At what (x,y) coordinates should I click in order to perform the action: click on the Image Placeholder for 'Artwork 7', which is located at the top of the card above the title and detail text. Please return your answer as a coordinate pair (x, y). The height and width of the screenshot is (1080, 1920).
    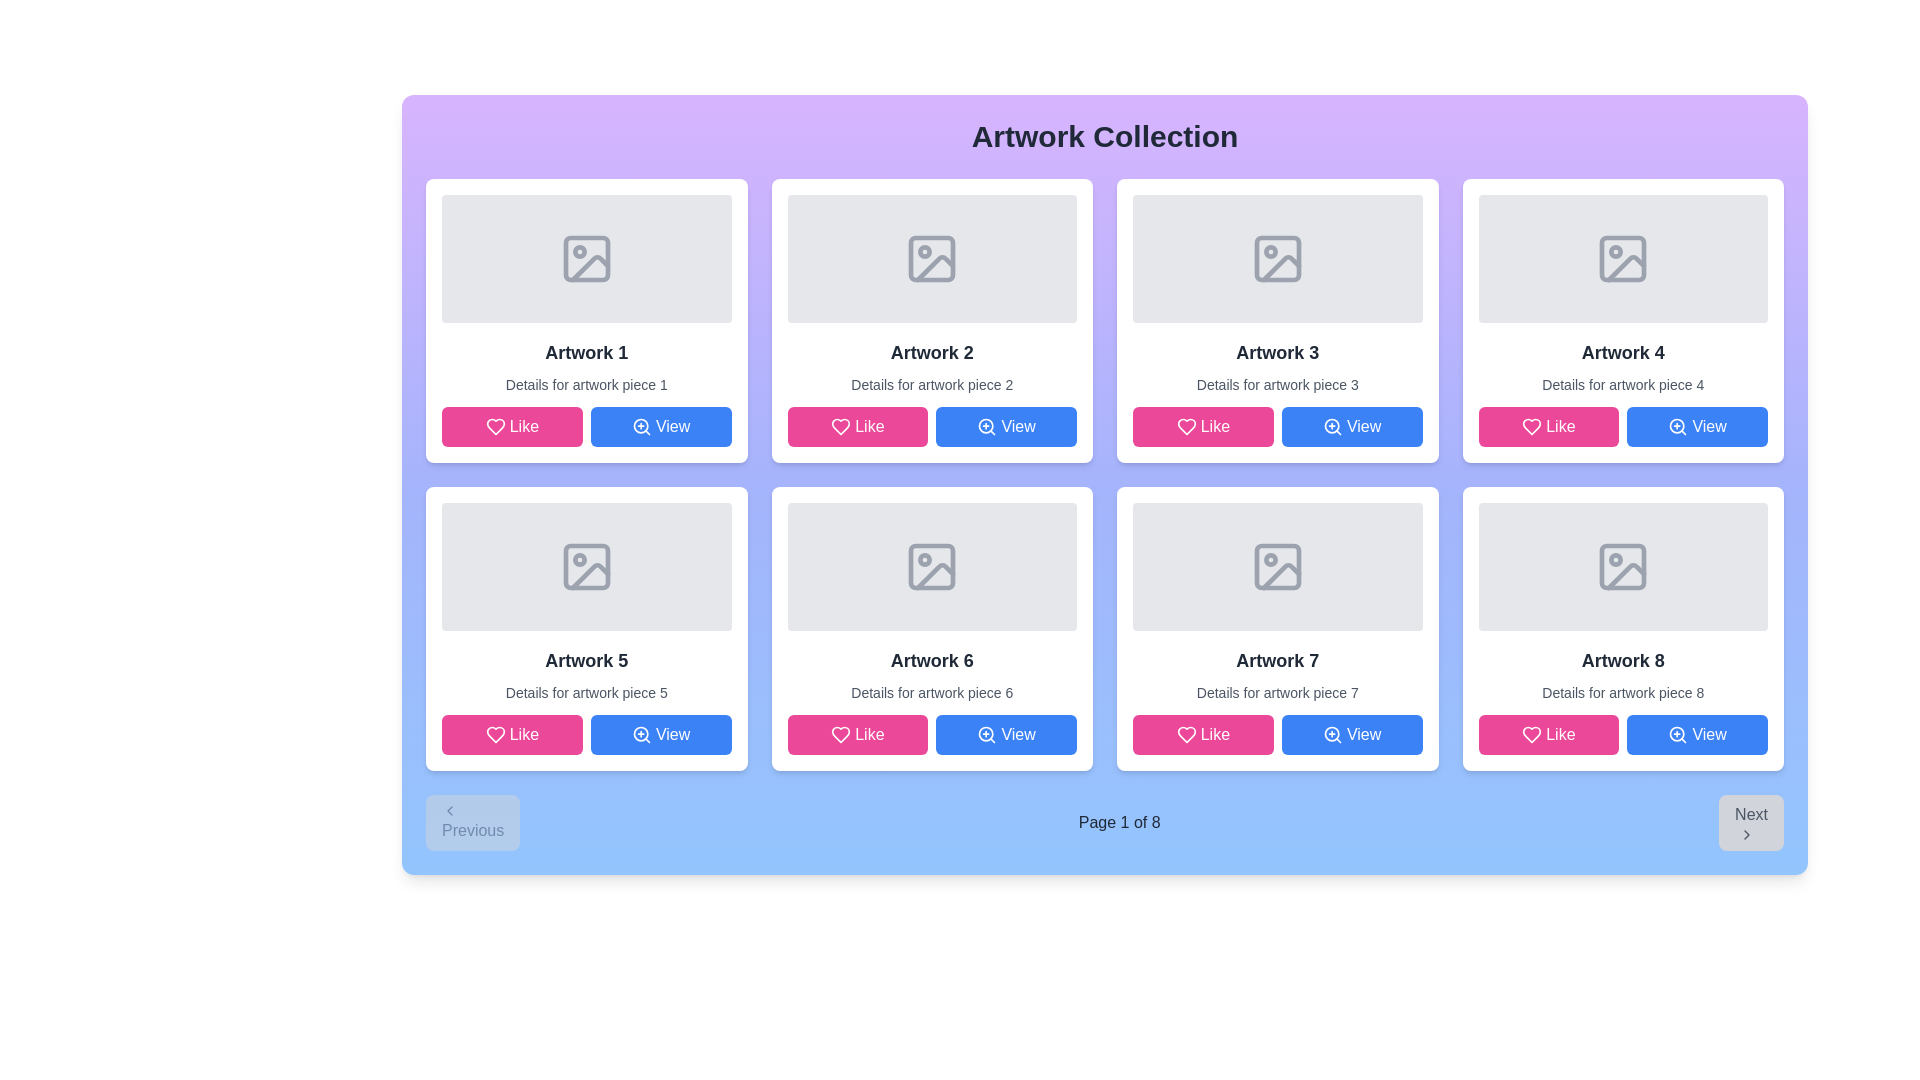
    Looking at the image, I should click on (1276, 567).